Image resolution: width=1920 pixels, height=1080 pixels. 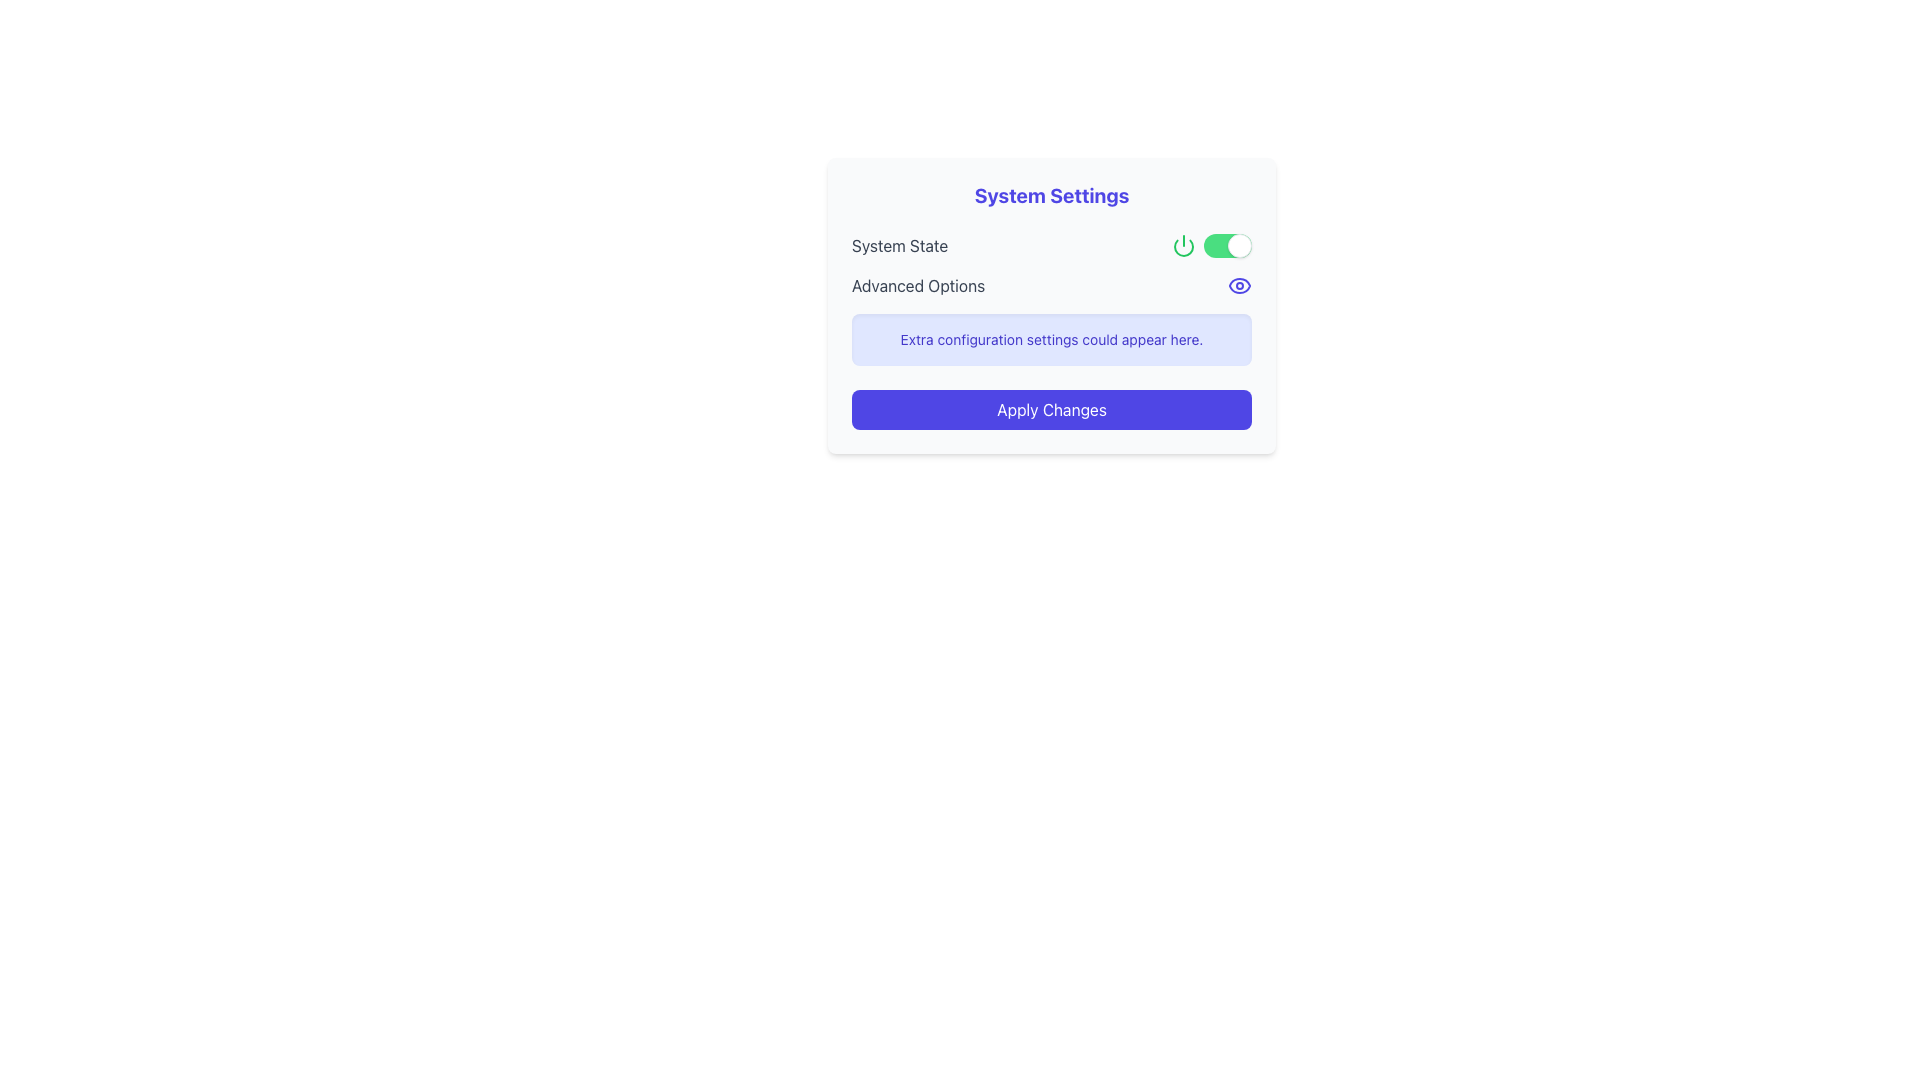 What do you see at coordinates (1238, 285) in the screenshot?
I see `the eye-shaped icon button with a blue outline located to the far right of the 'Advanced Options' text` at bounding box center [1238, 285].